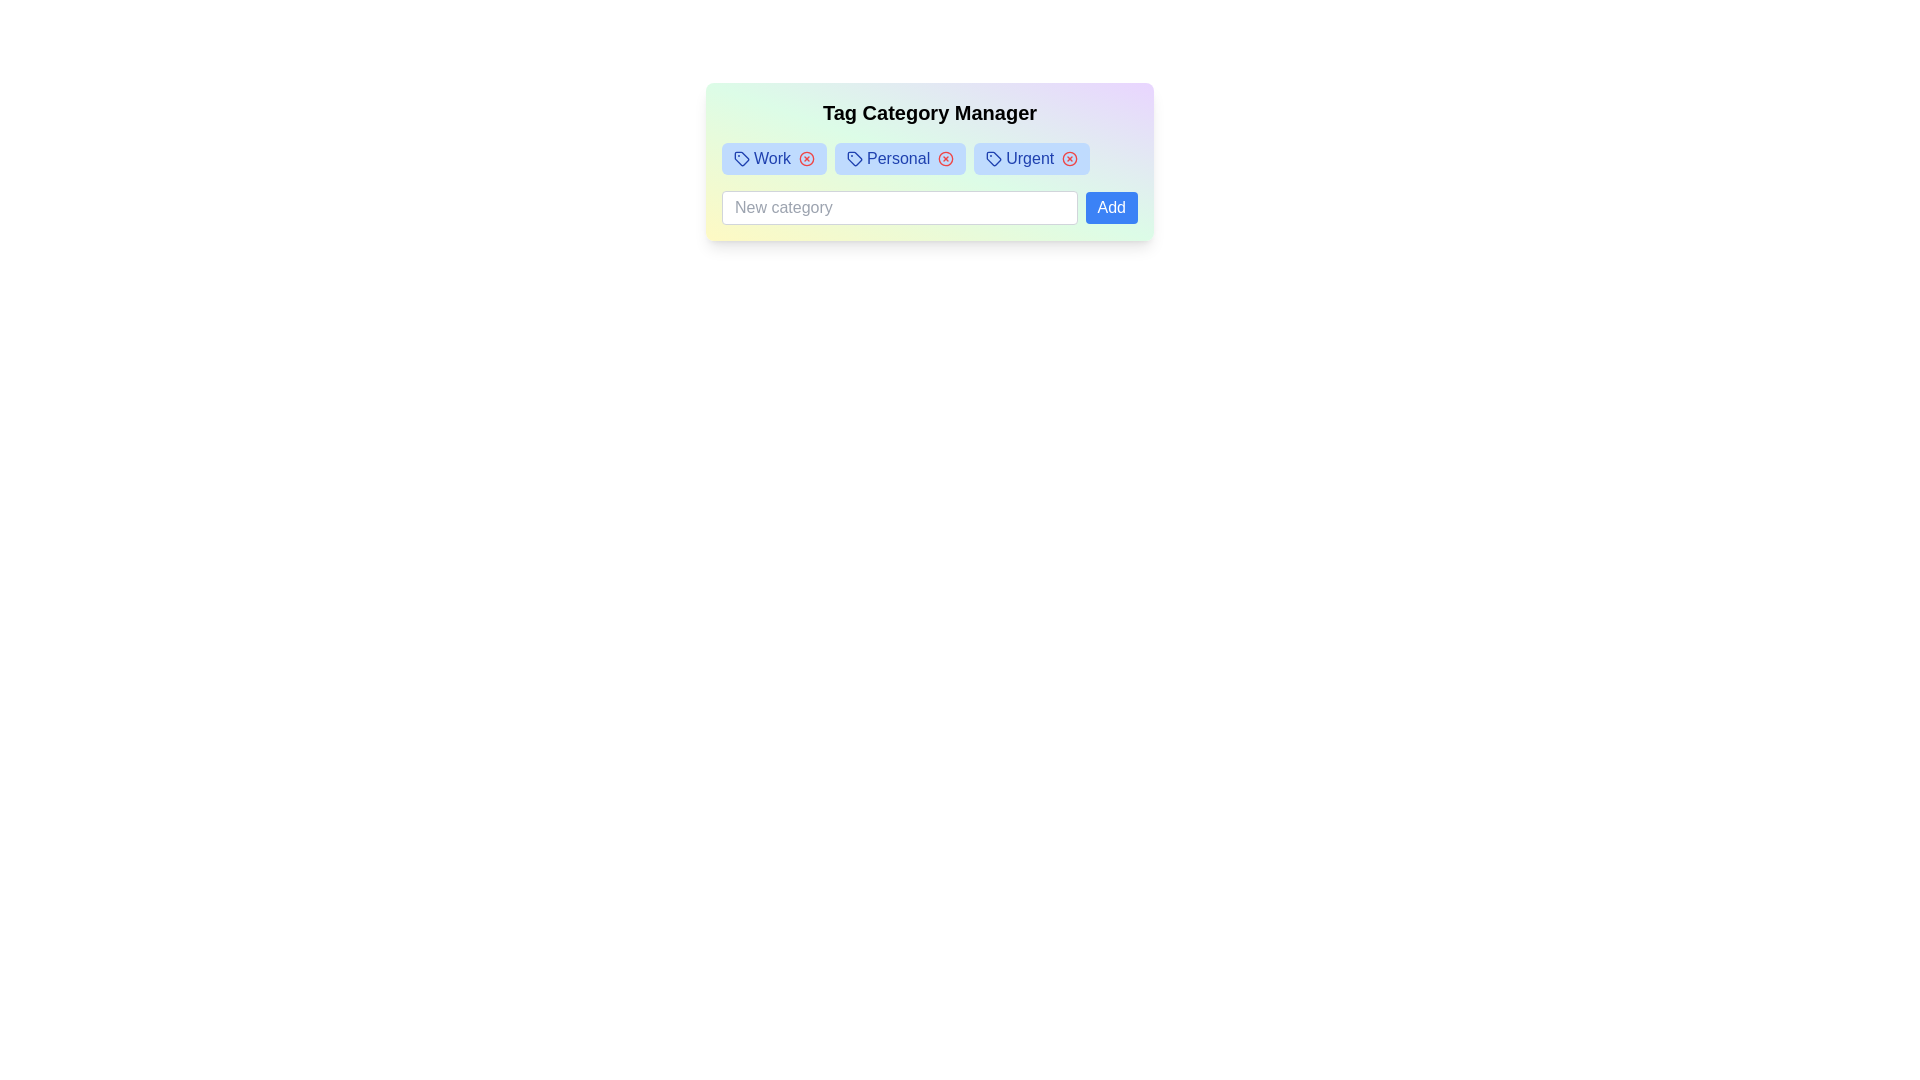  What do you see at coordinates (945, 157) in the screenshot?
I see `the deletion button associated with the 'Personal' tag` at bounding box center [945, 157].